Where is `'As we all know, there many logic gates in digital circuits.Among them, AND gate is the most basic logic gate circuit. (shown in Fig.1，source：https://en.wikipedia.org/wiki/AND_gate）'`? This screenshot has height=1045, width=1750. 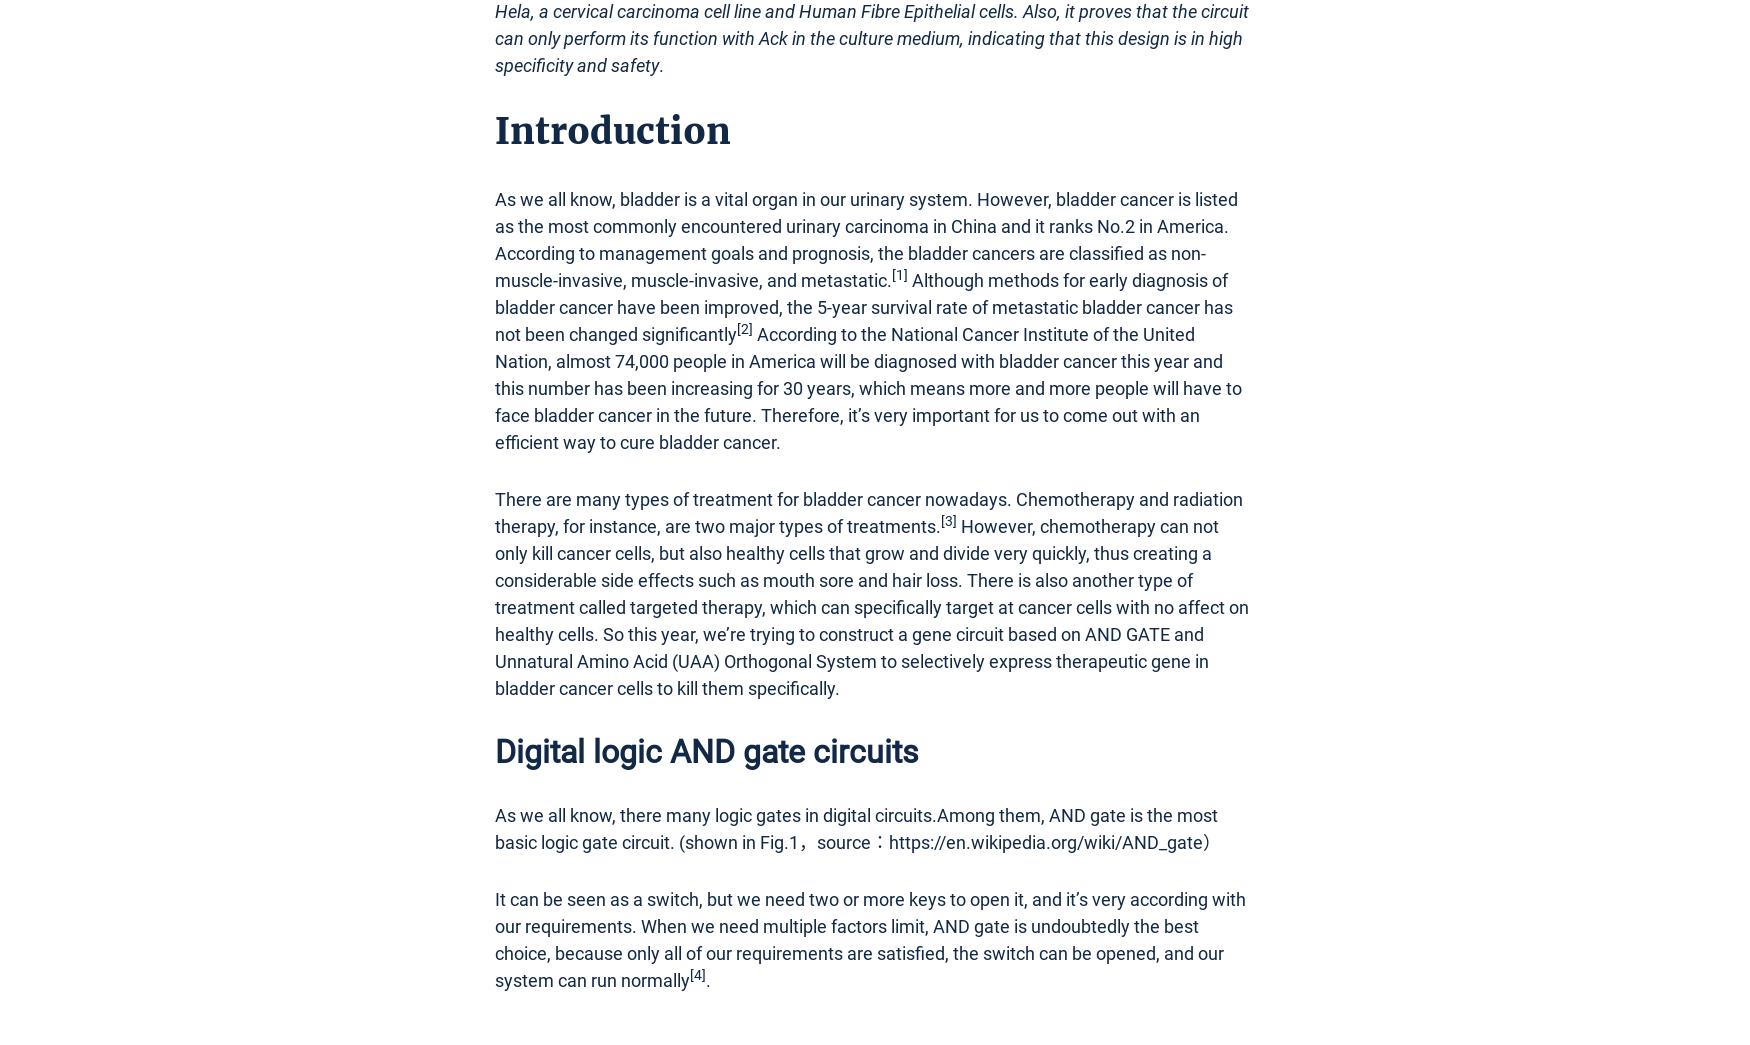
'As we all know, there many logic gates in digital circuits.Among them, AND gate is the most basic logic gate circuit. (shown in Fig.1，source：https://en.wikipedia.org/wiki/AND_gate）' is located at coordinates (858, 826).